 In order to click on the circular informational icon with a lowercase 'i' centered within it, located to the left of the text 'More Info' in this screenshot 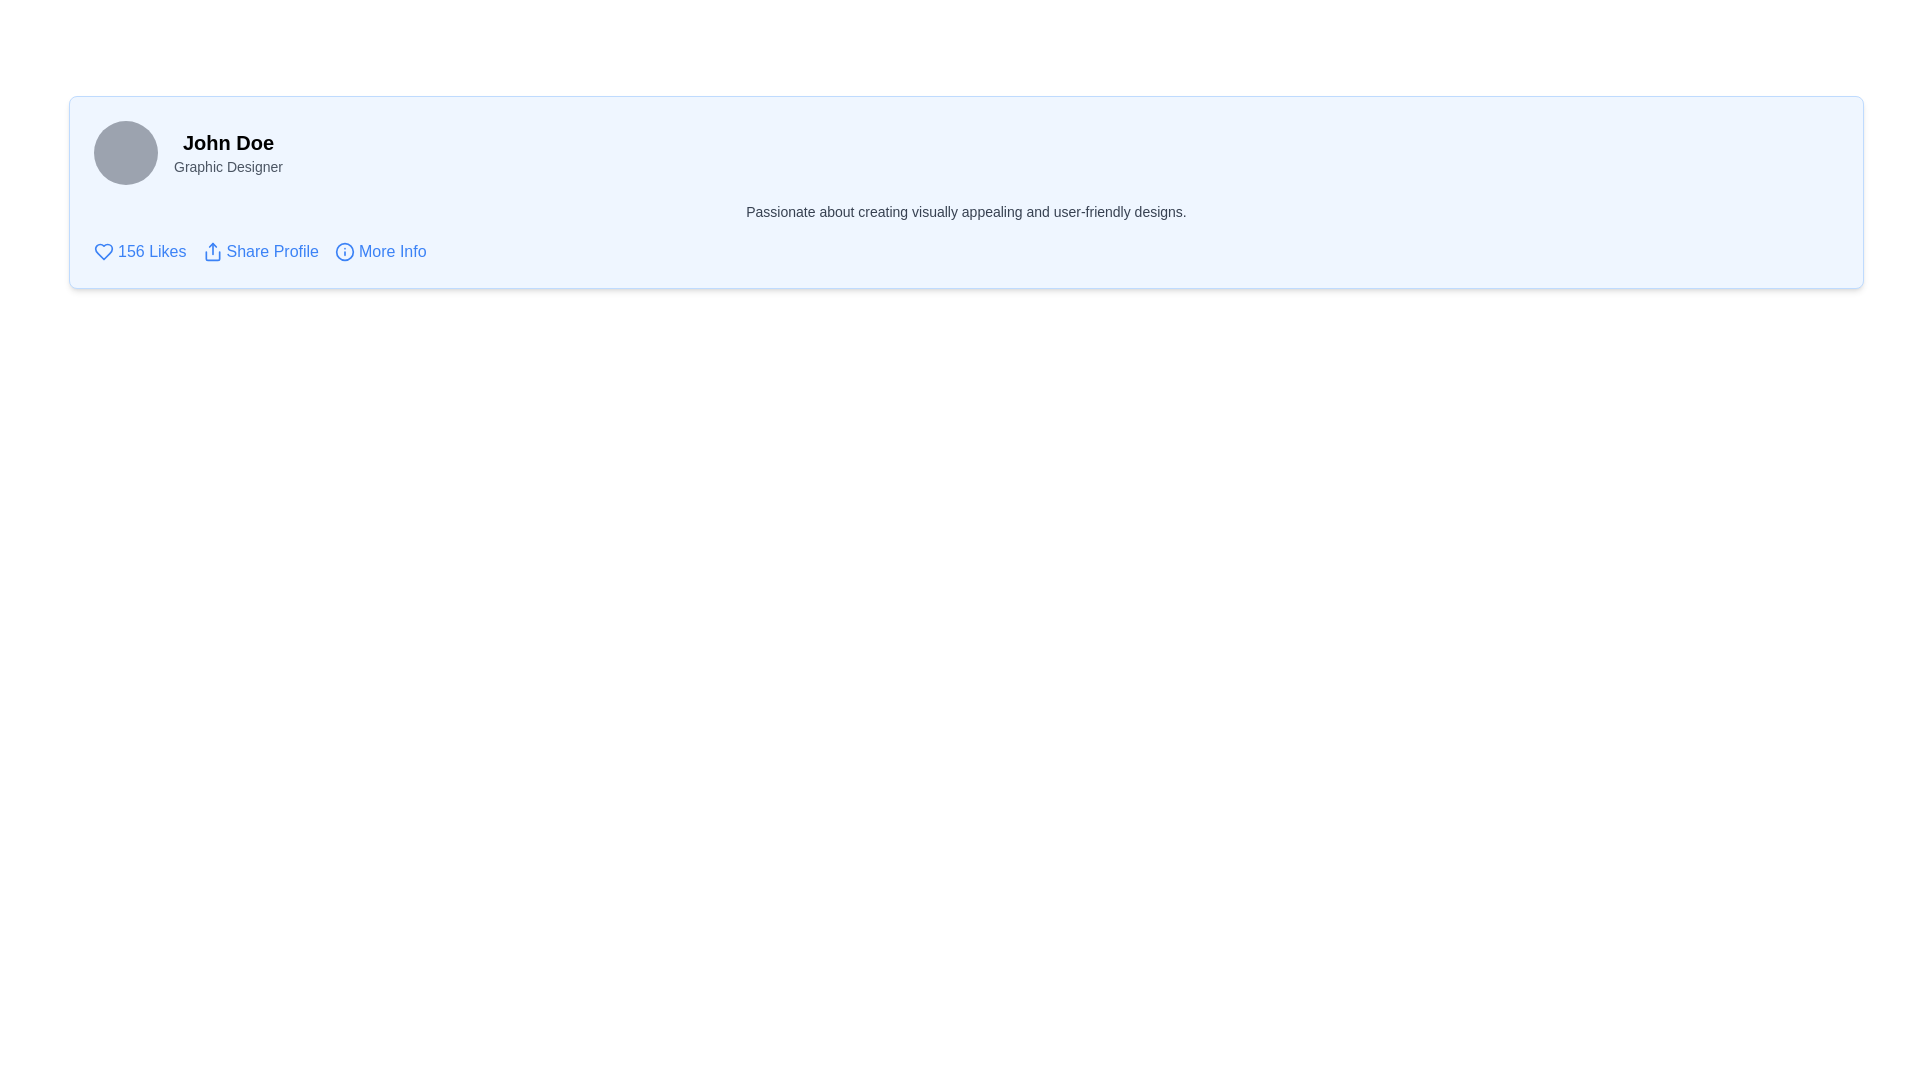, I will do `click(345, 250)`.